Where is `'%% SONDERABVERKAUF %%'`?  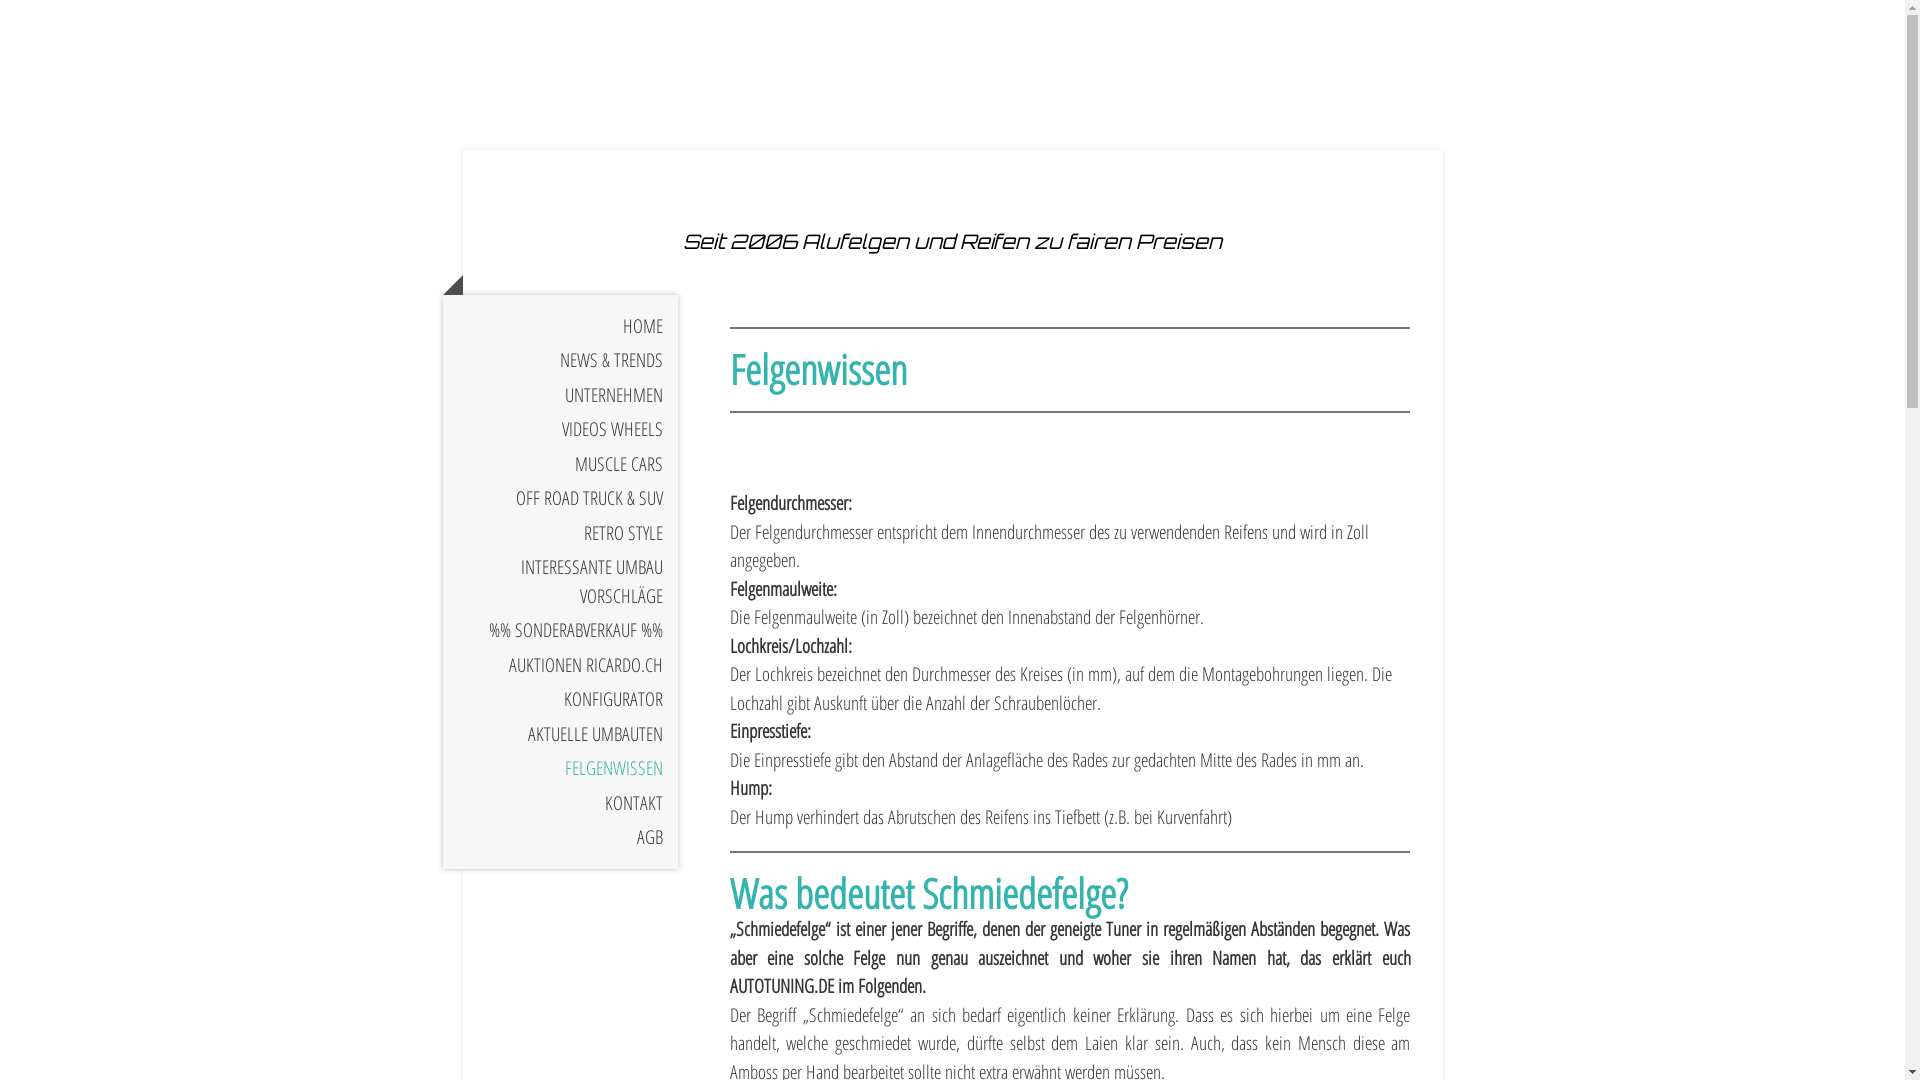
'%% SONDERABVERKAUF %%' is located at coordinates (559, 630).